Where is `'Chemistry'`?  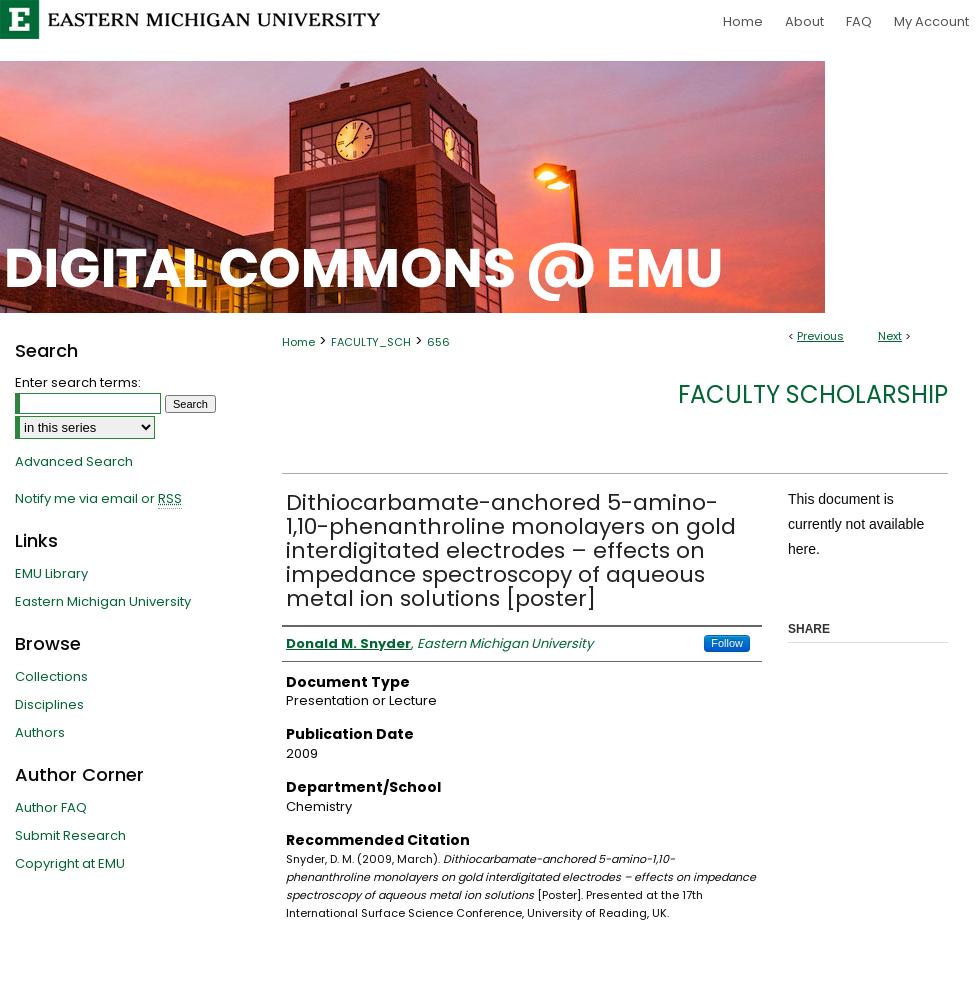 'Chemistry' is located at coordinates (318, 805).